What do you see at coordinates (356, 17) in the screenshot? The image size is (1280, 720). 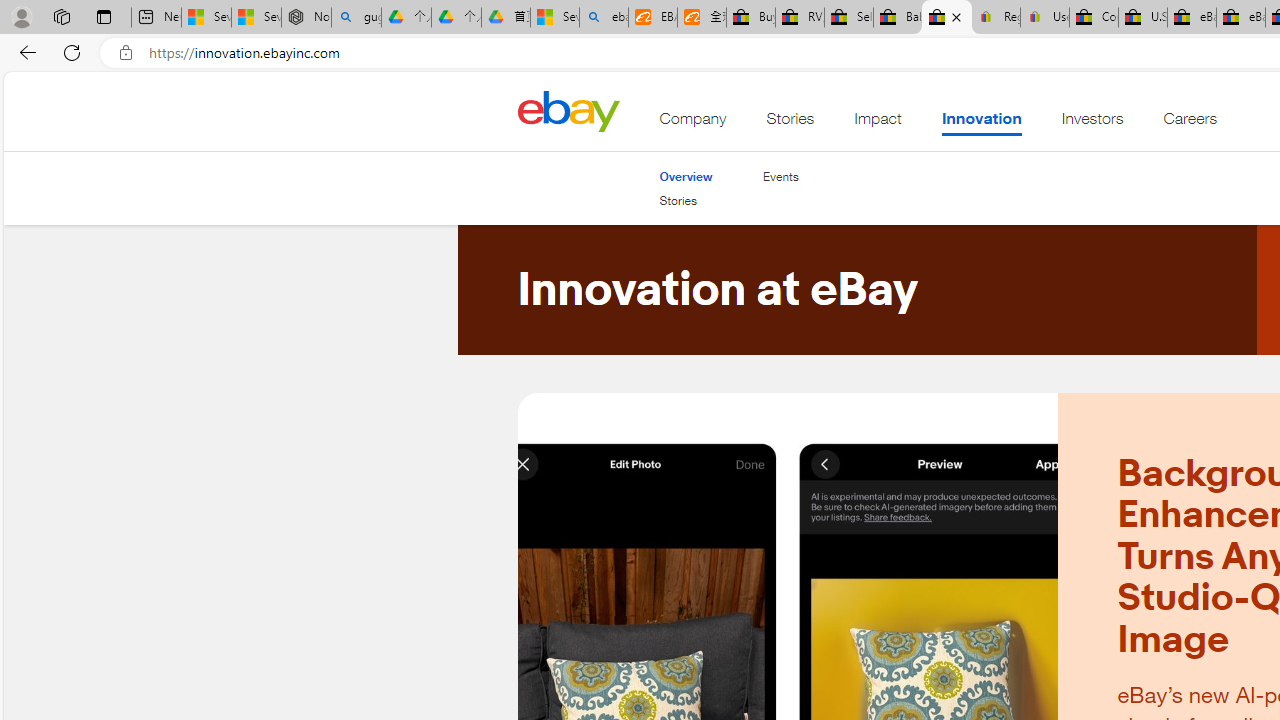 I see `'guge yunpan - Search'` at bounding box center [356, 17].